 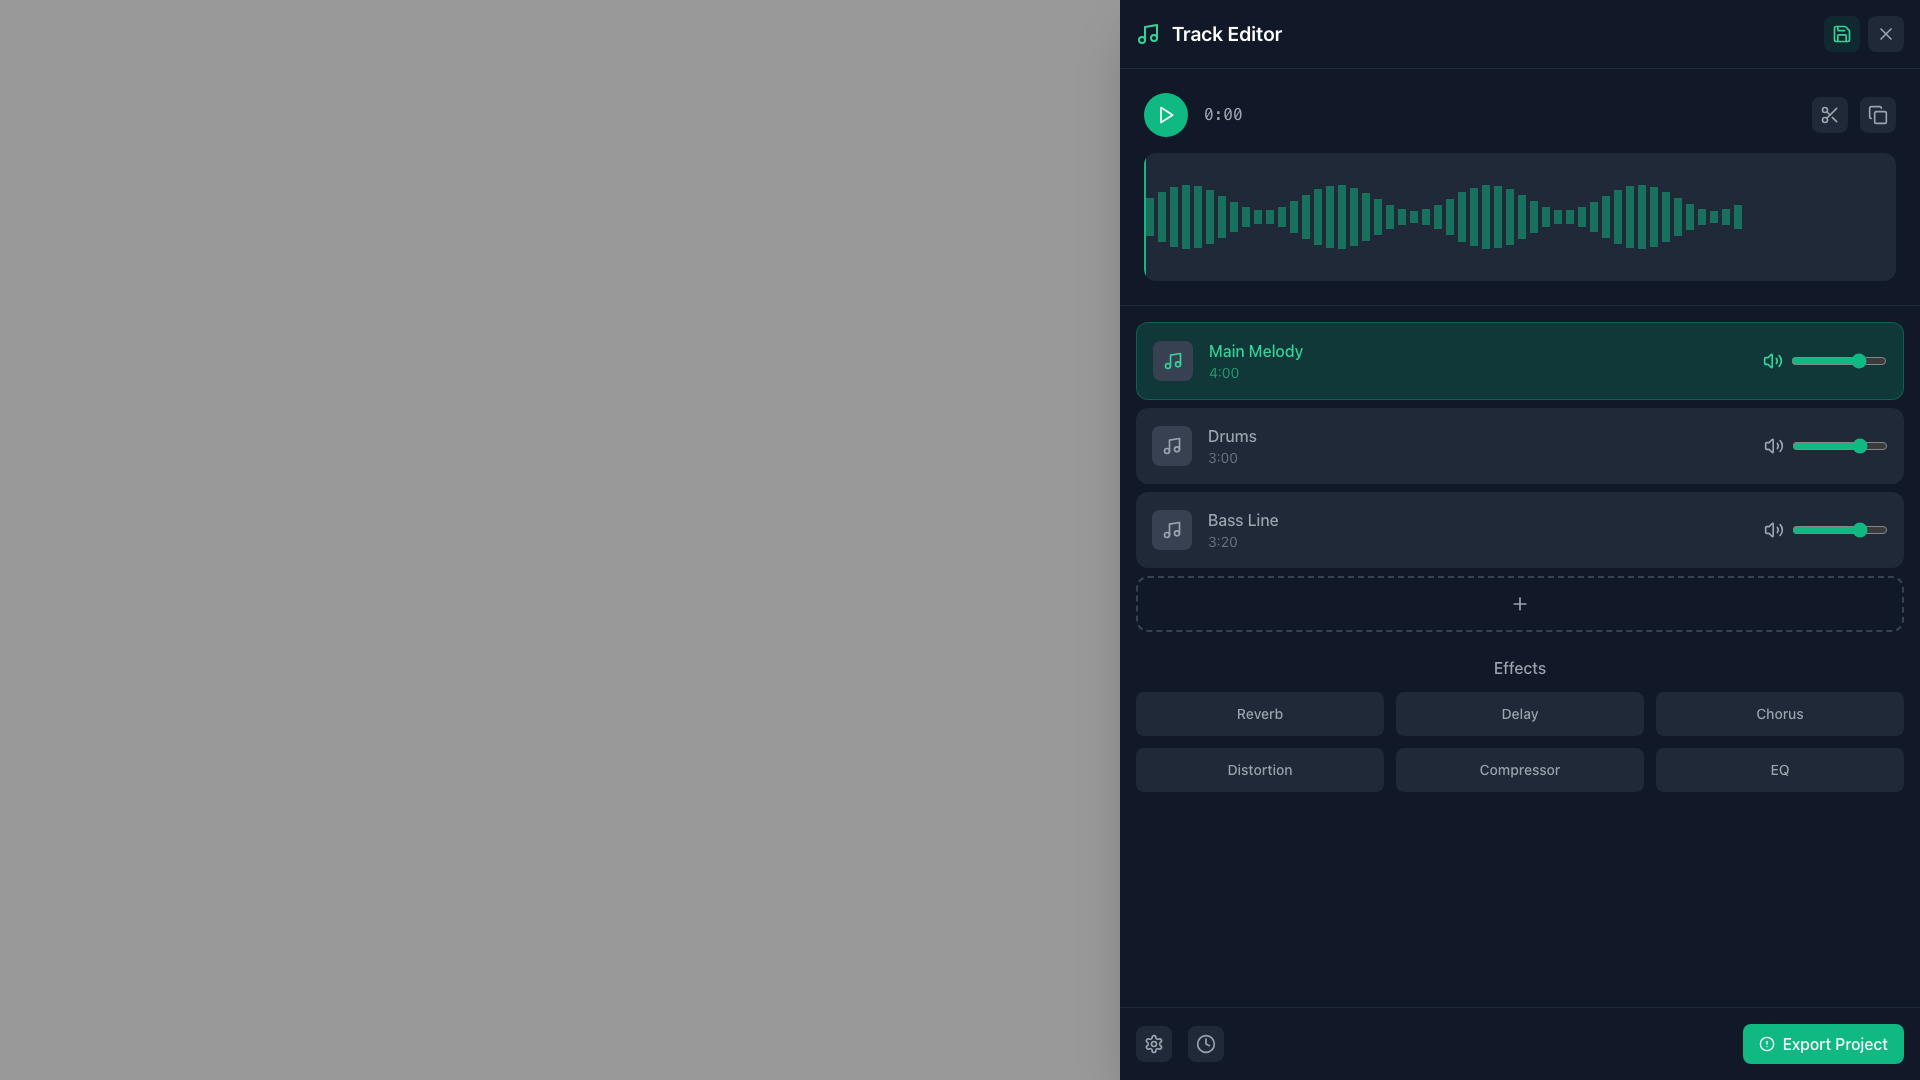 What do you see at coordinates (1852, 361) in the screenshot?
I see `the volume slider` at bounding box center [1852, 361].